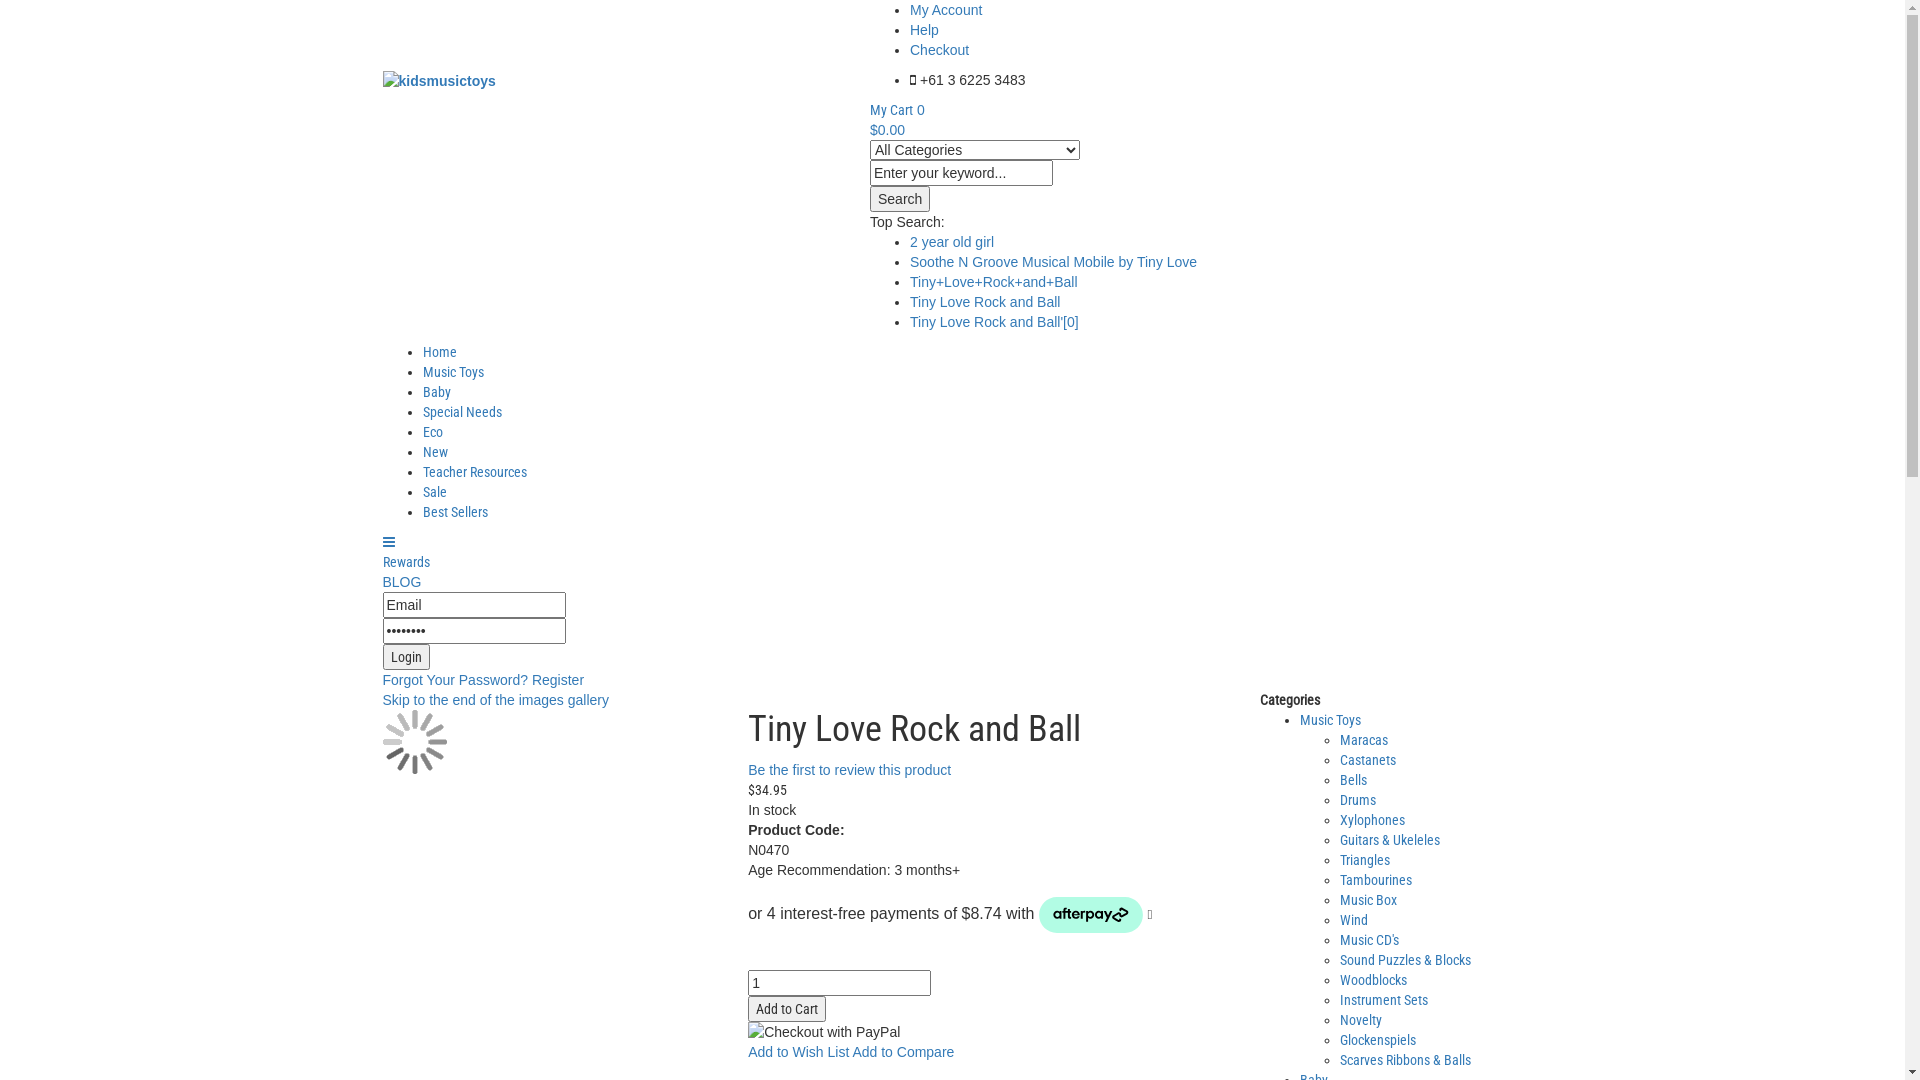 The width and height of the screenshot is (1920, 1080). What do you see at coordinates (1376, 1039) in the screenshot?
I see `'Glockenspiels'` at bounding box center [1376, 1039].